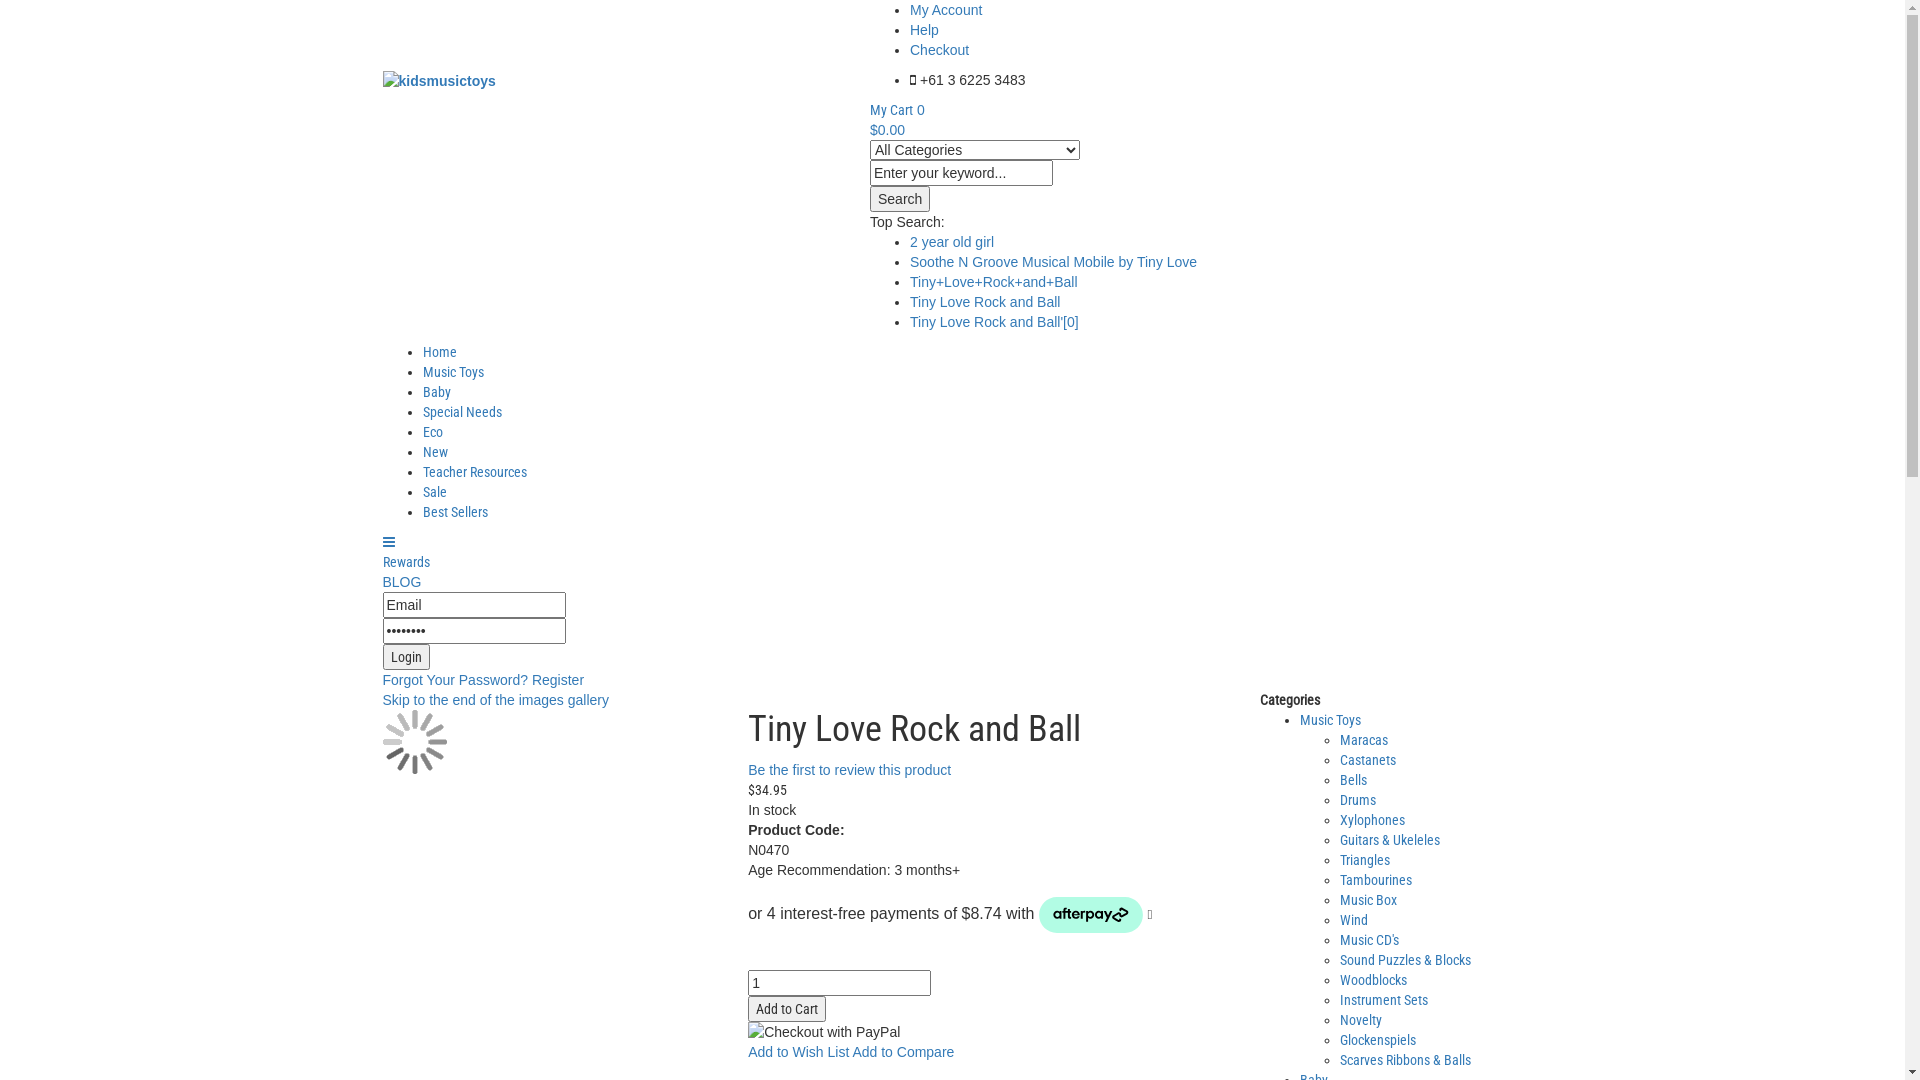 The width and height of the screenshot is (1920, 1080). What do you see at coordinates (1376, 1039) in the screenshot?
I see `'Glockenspiels'` at bounding box center [1376, 1039].